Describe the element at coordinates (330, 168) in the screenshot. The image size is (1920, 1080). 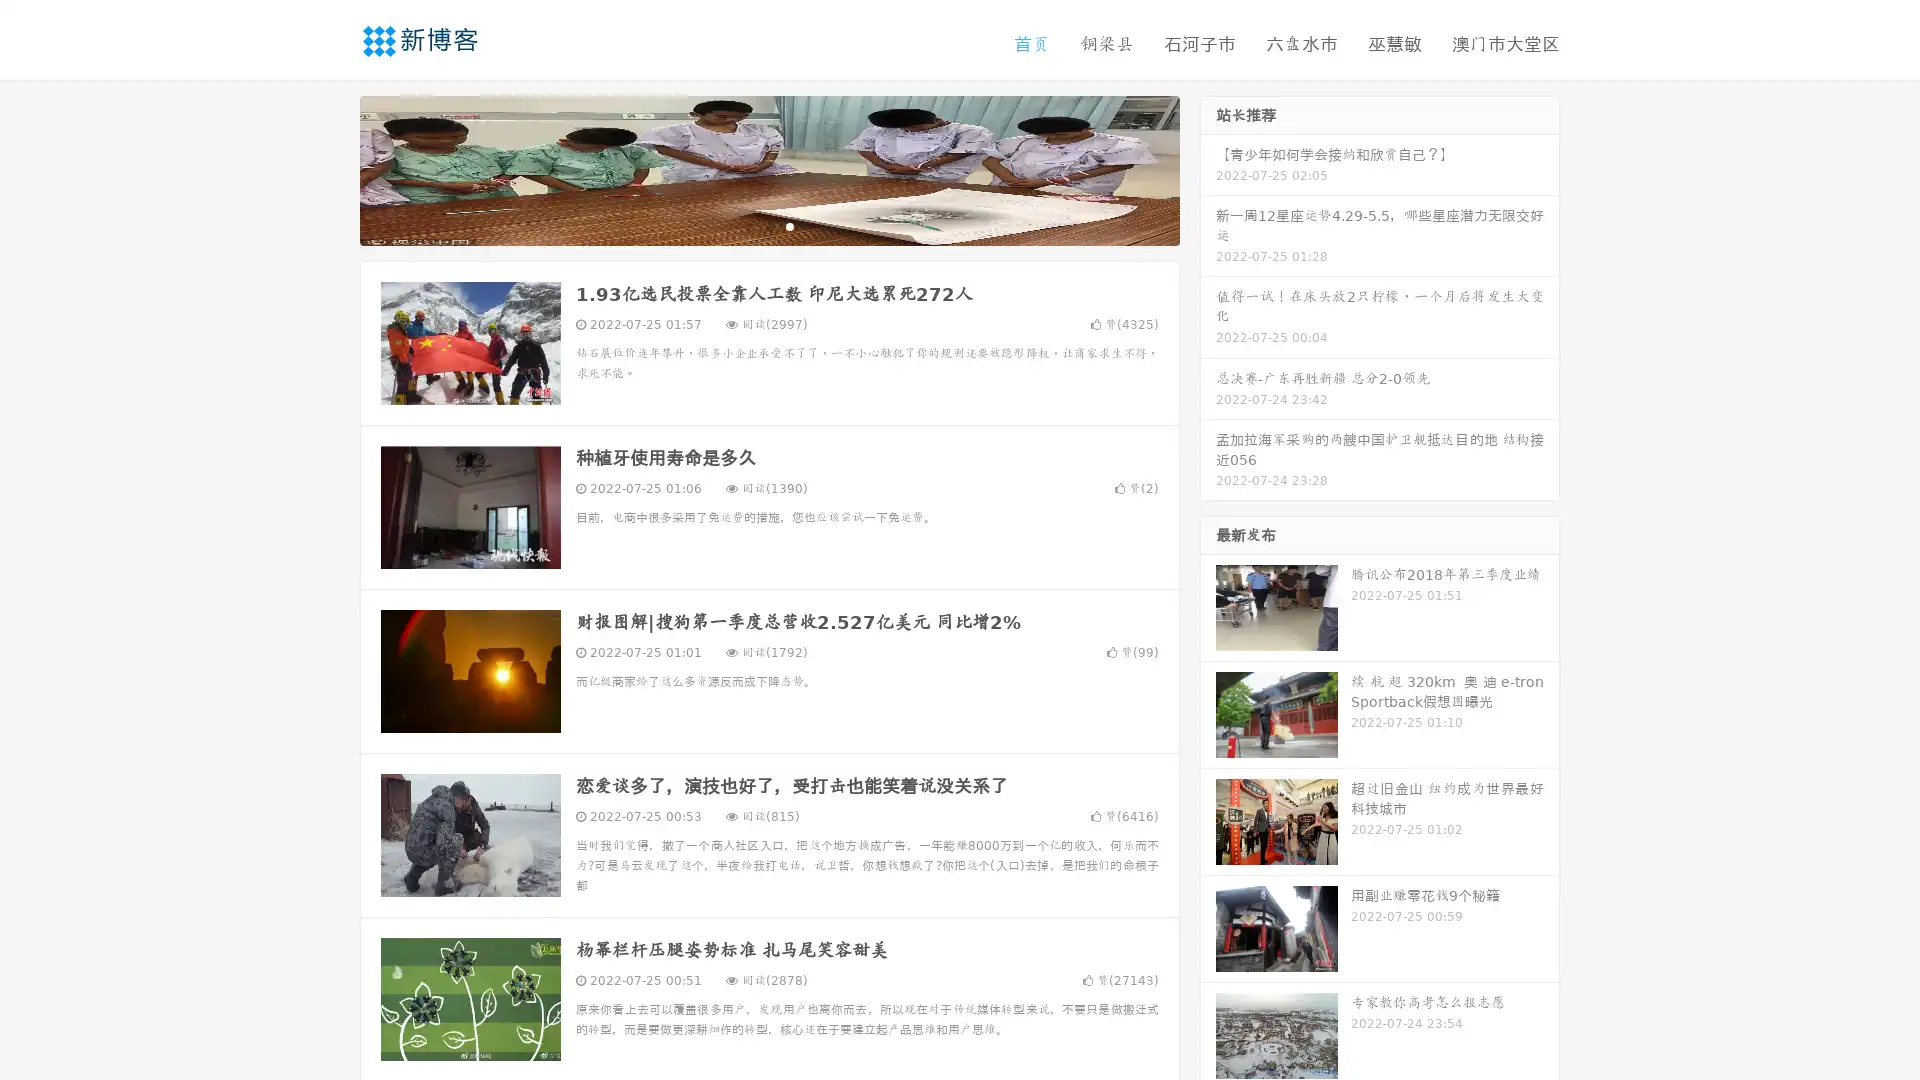
I see `Previous slide` at that location.